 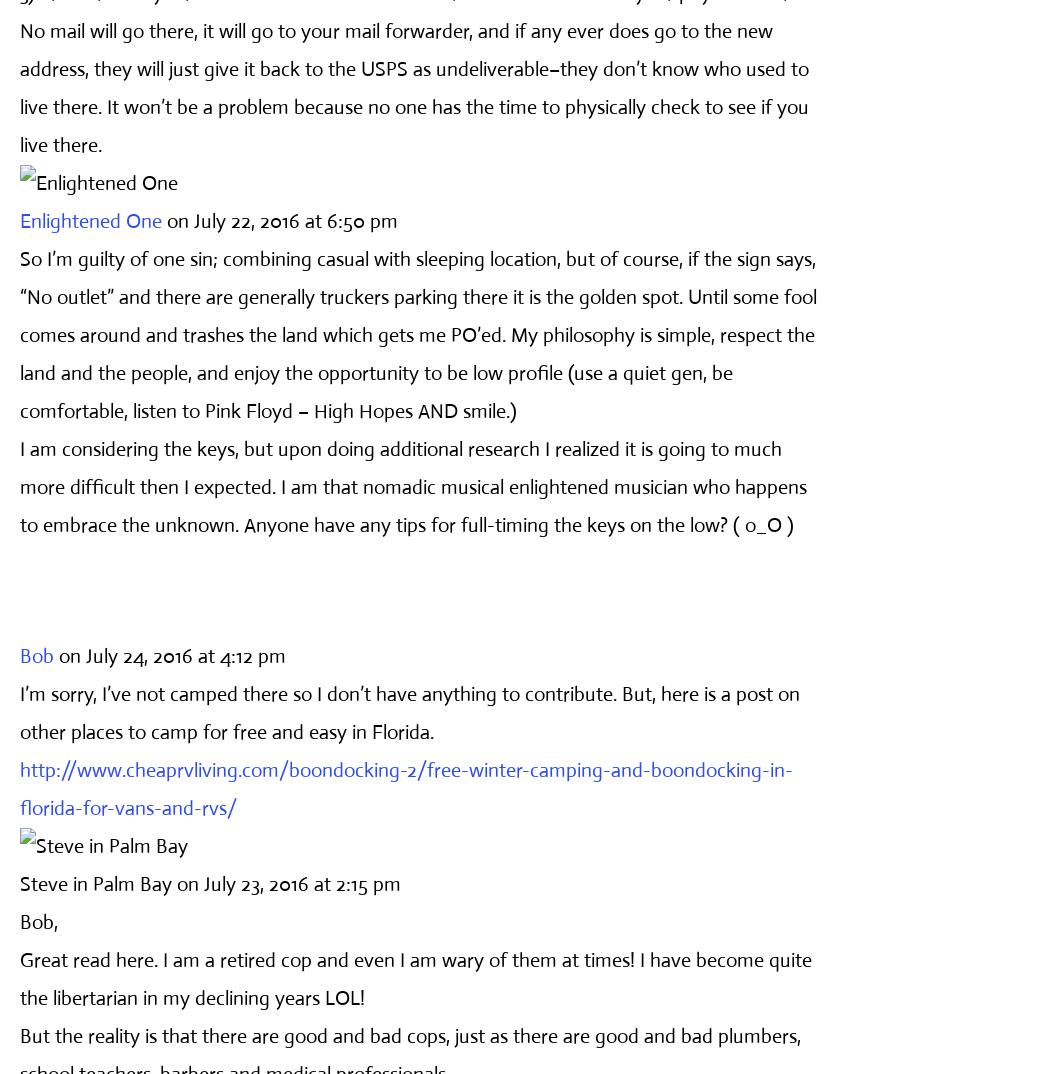 I want to click on 'on July 24, 2016 at 4:12 pm', so click(x=172, y=654).